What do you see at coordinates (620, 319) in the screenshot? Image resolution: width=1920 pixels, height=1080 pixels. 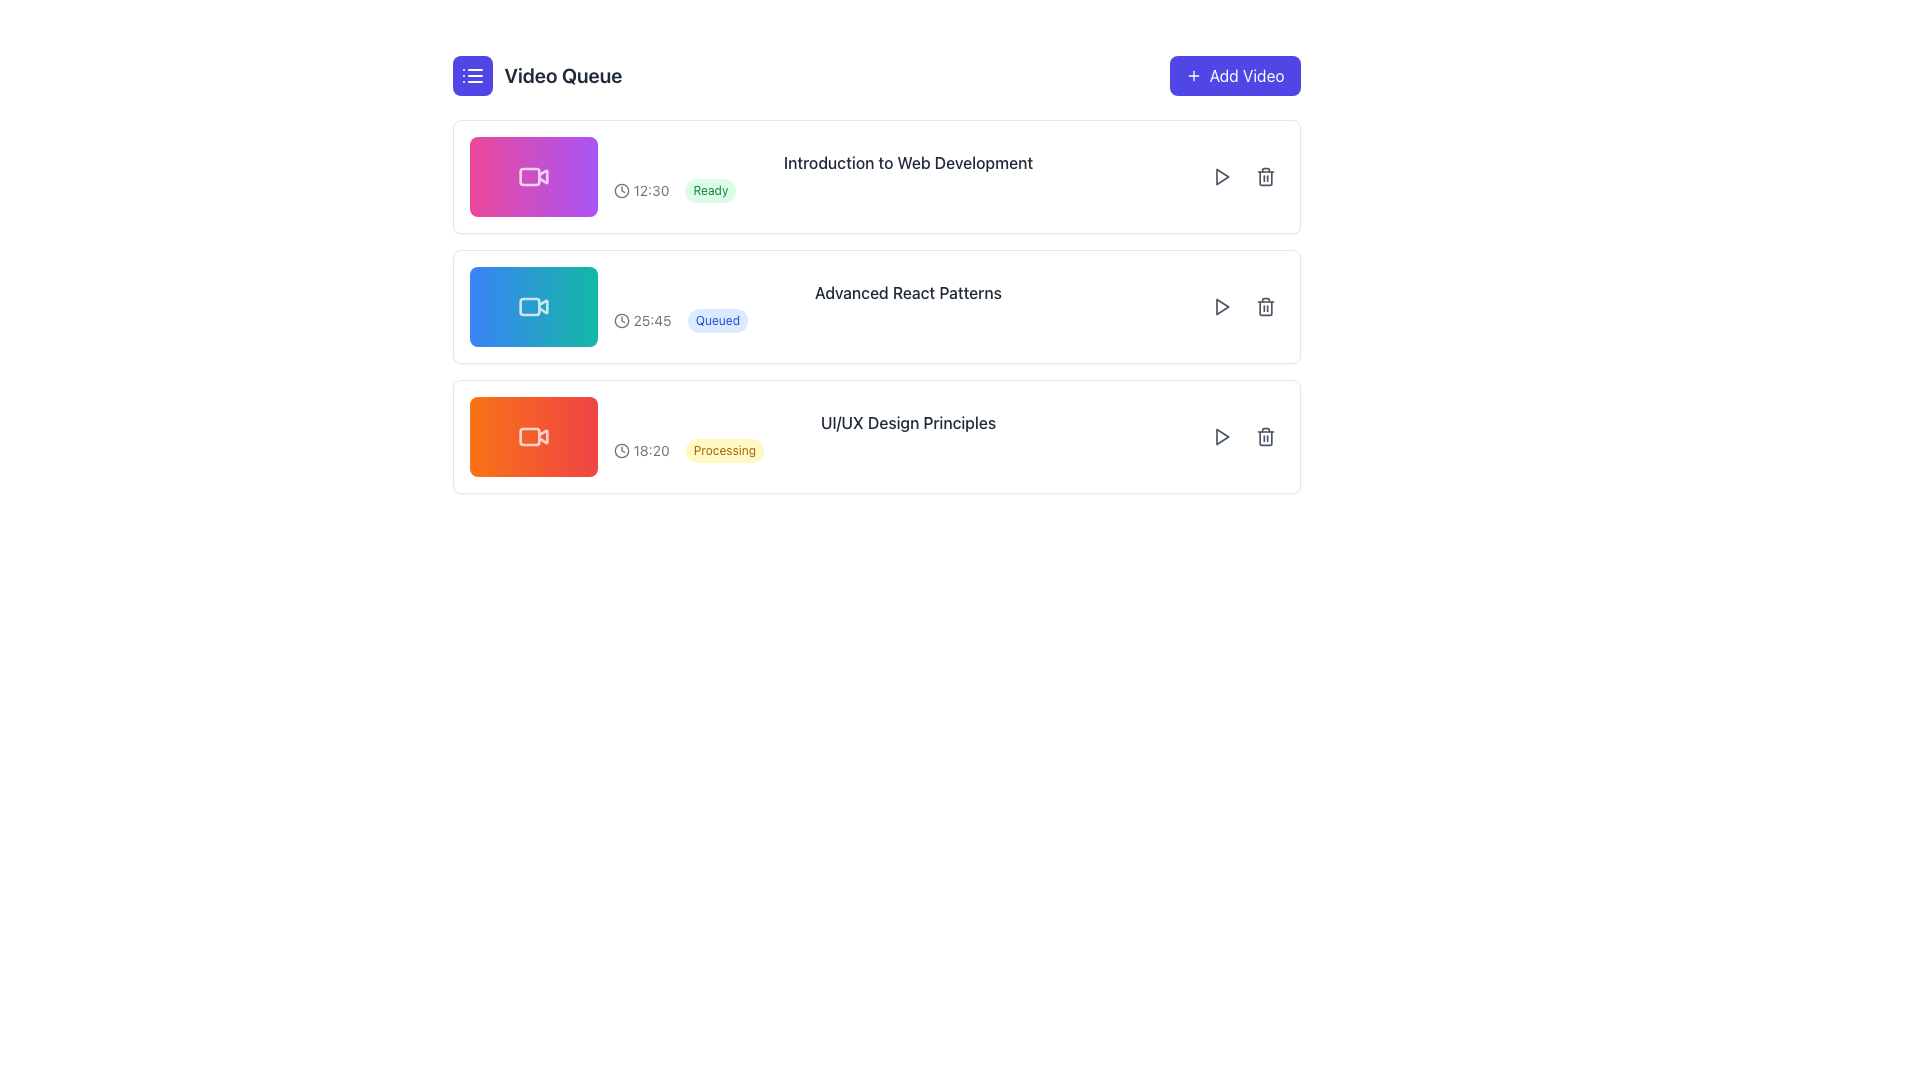 I see `the circular clock icon located beside the time label '25:45' in the second row of the video queue layout` at bounding box center [620, 319].